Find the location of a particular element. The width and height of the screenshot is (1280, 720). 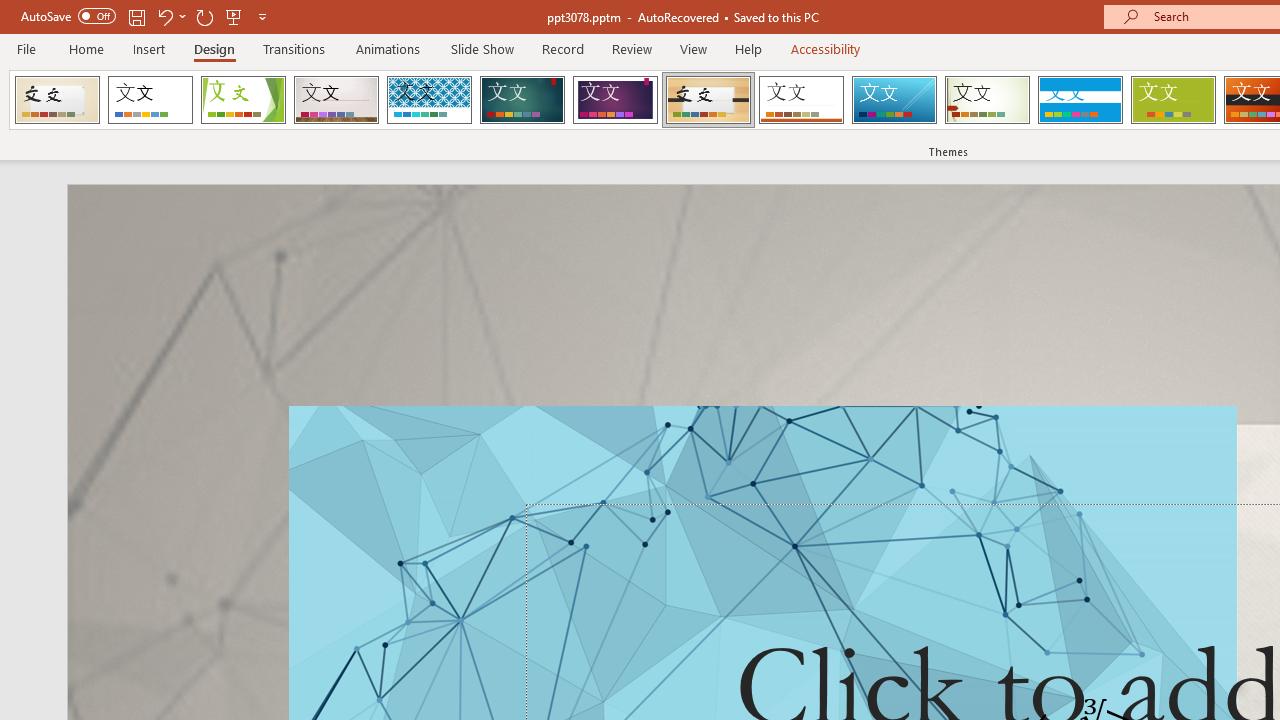

'Accessibility' is located at coordinates (826, 48).